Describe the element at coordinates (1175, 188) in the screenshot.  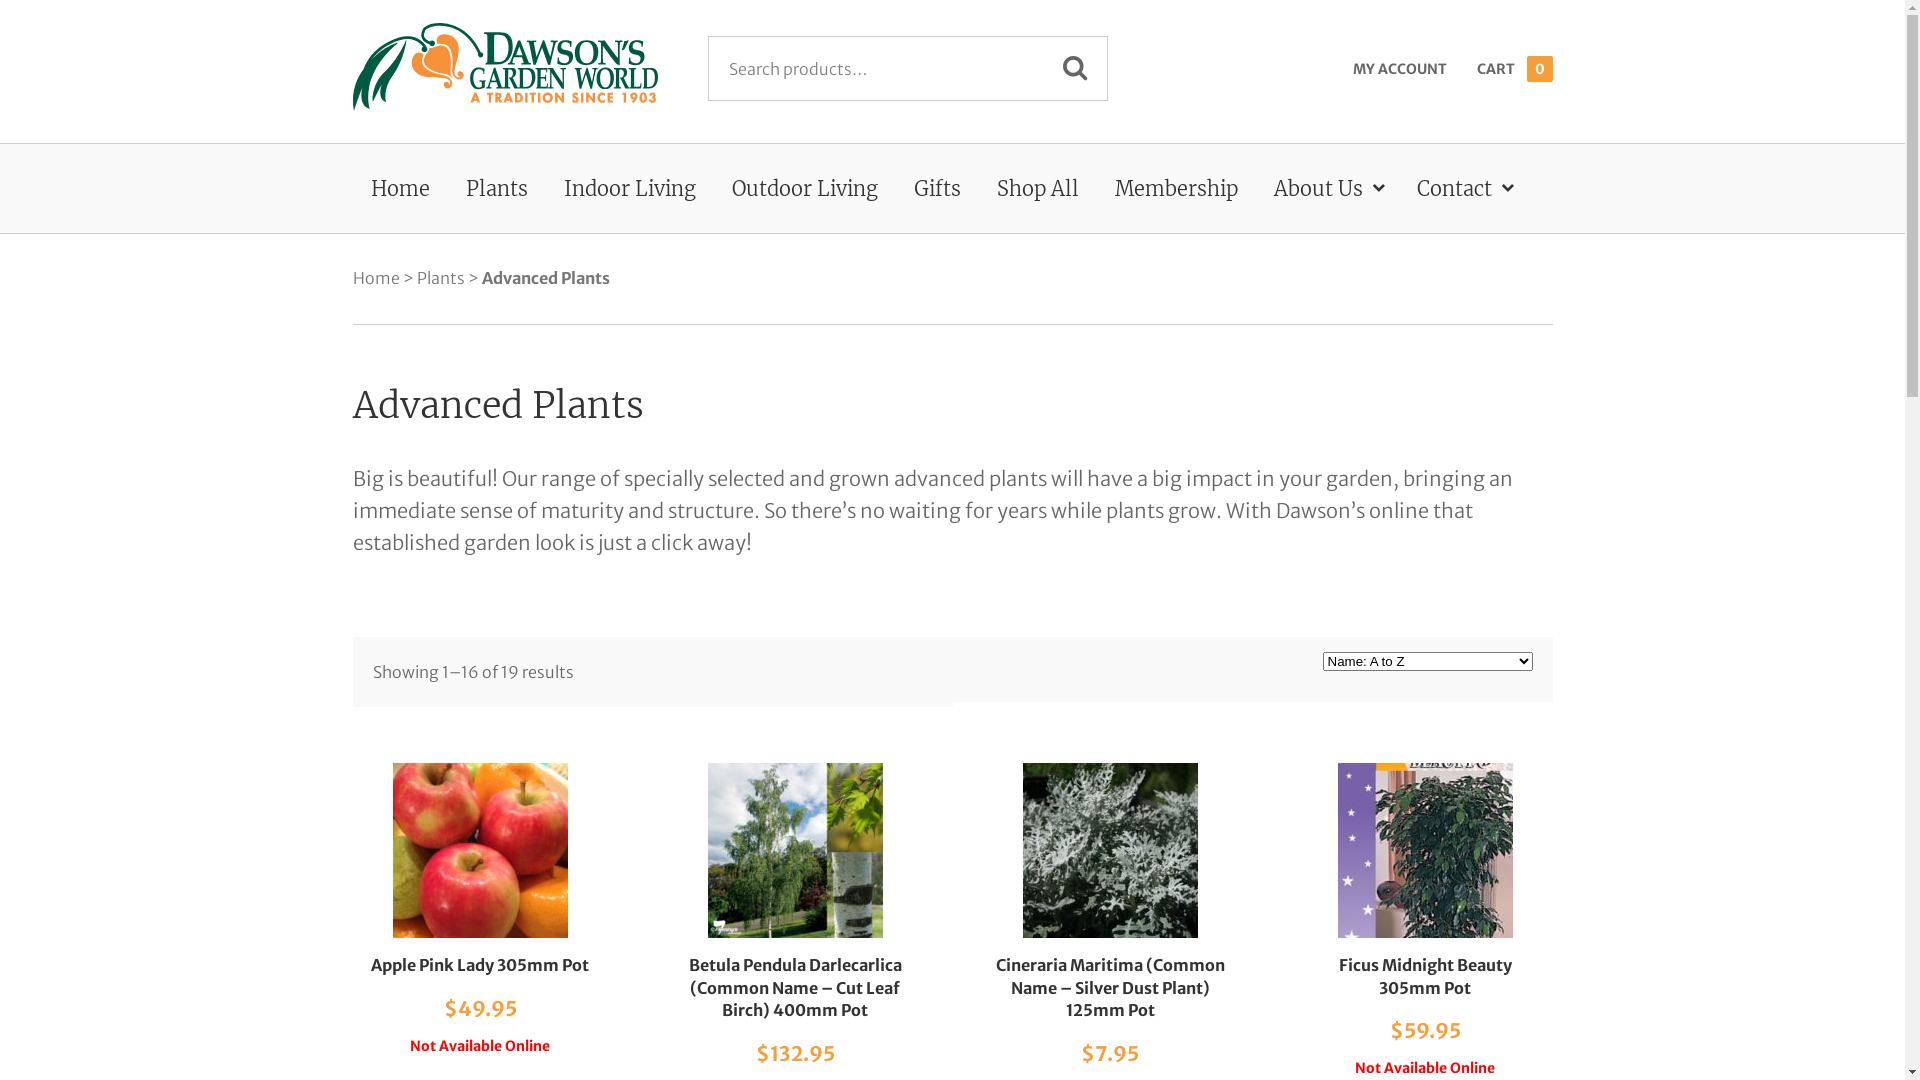
I see `'Membership'` at that location.